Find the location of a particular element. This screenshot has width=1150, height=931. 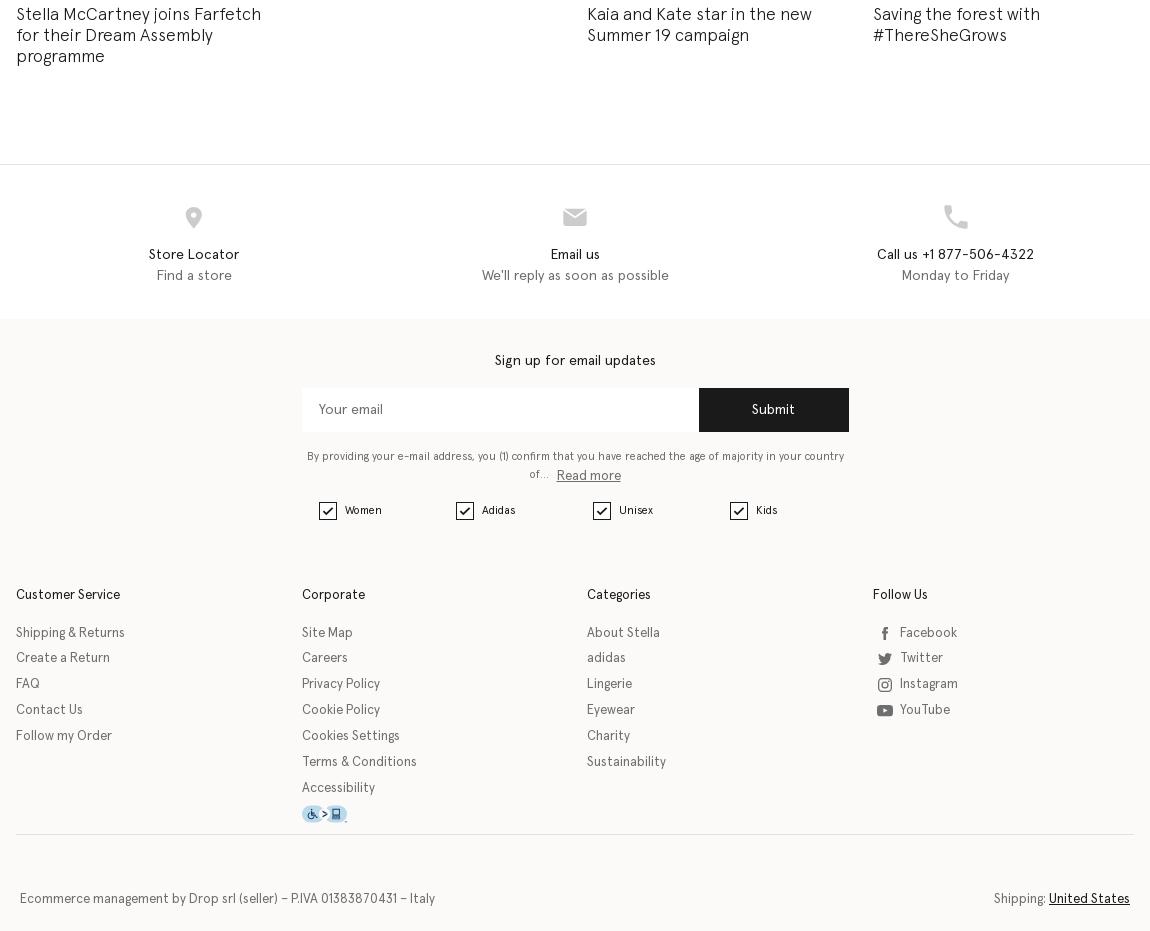

'Monday to Friday' is located at coordinates (955, 274).